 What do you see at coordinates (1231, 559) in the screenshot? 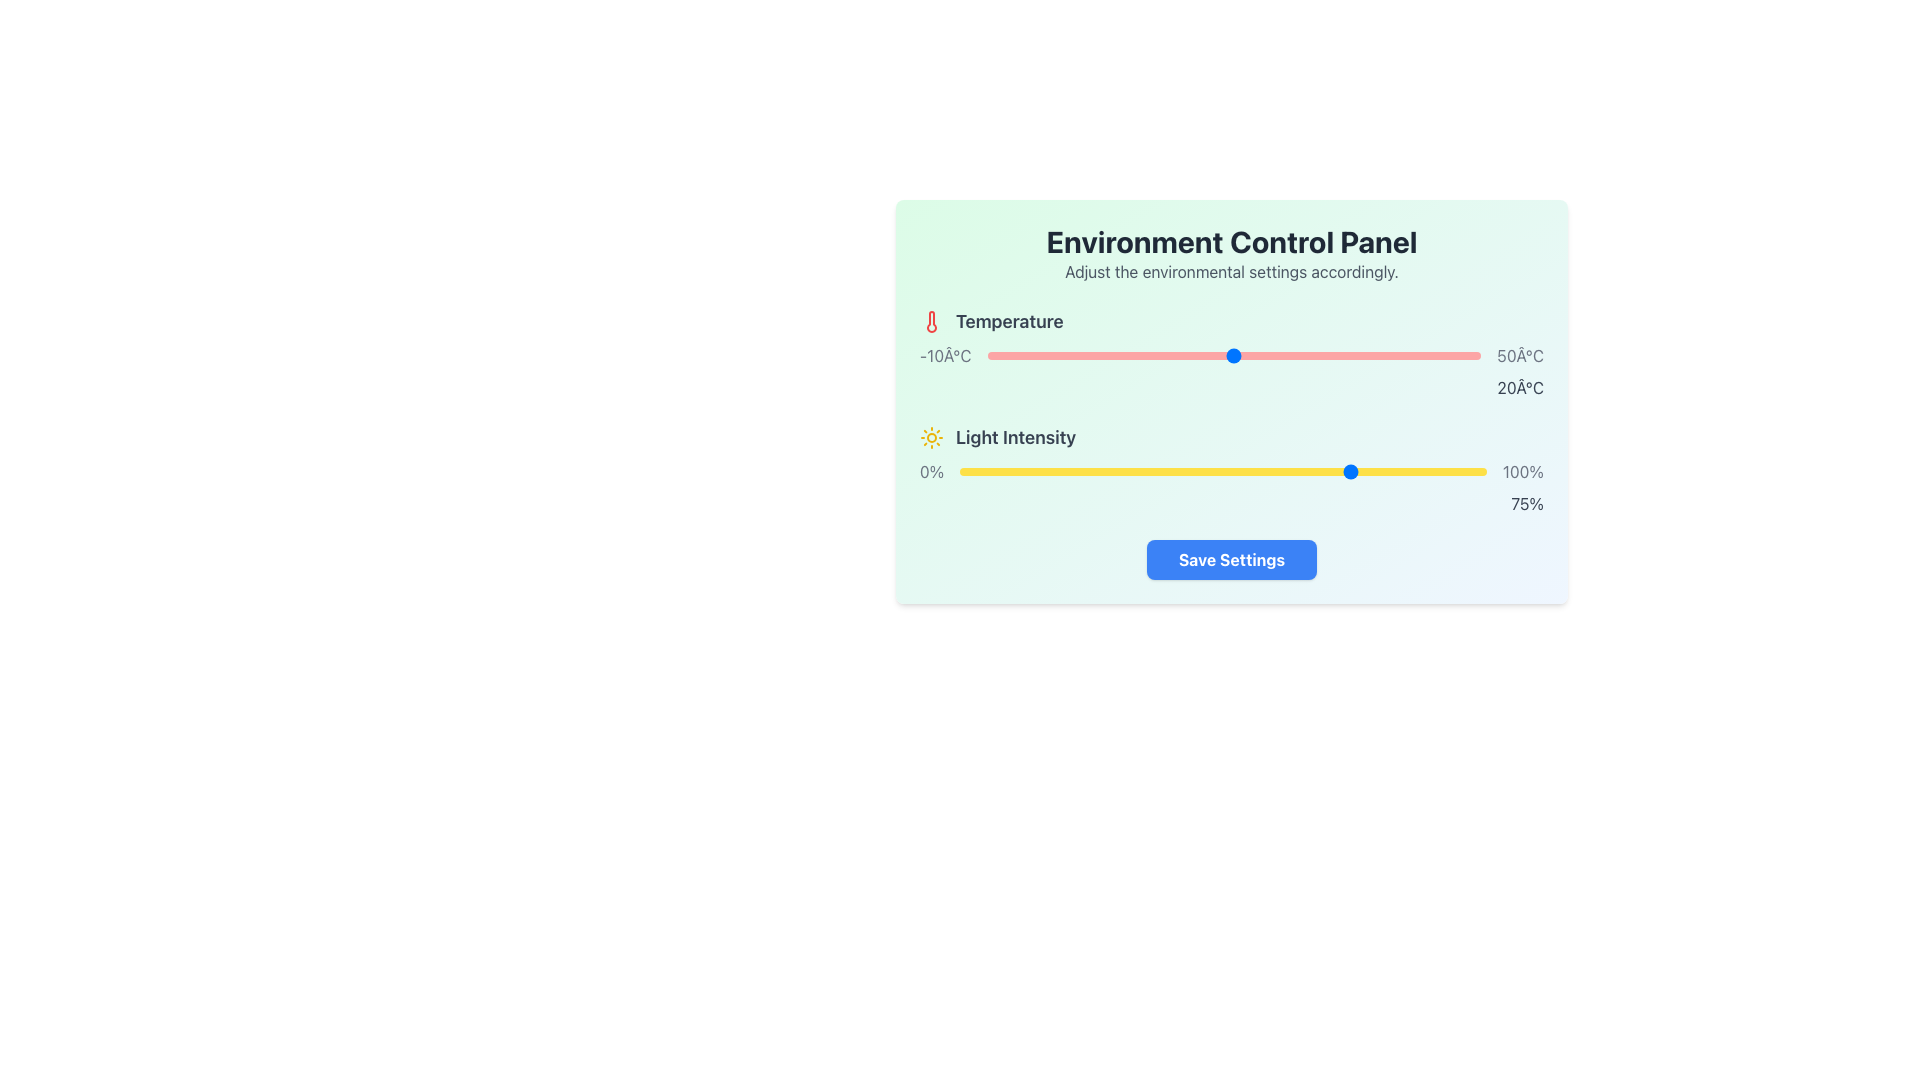
I see `the 'Save Settings' button located at the bottom center of the 'Environment Control Panel'` at bounding box center [1231, 559].